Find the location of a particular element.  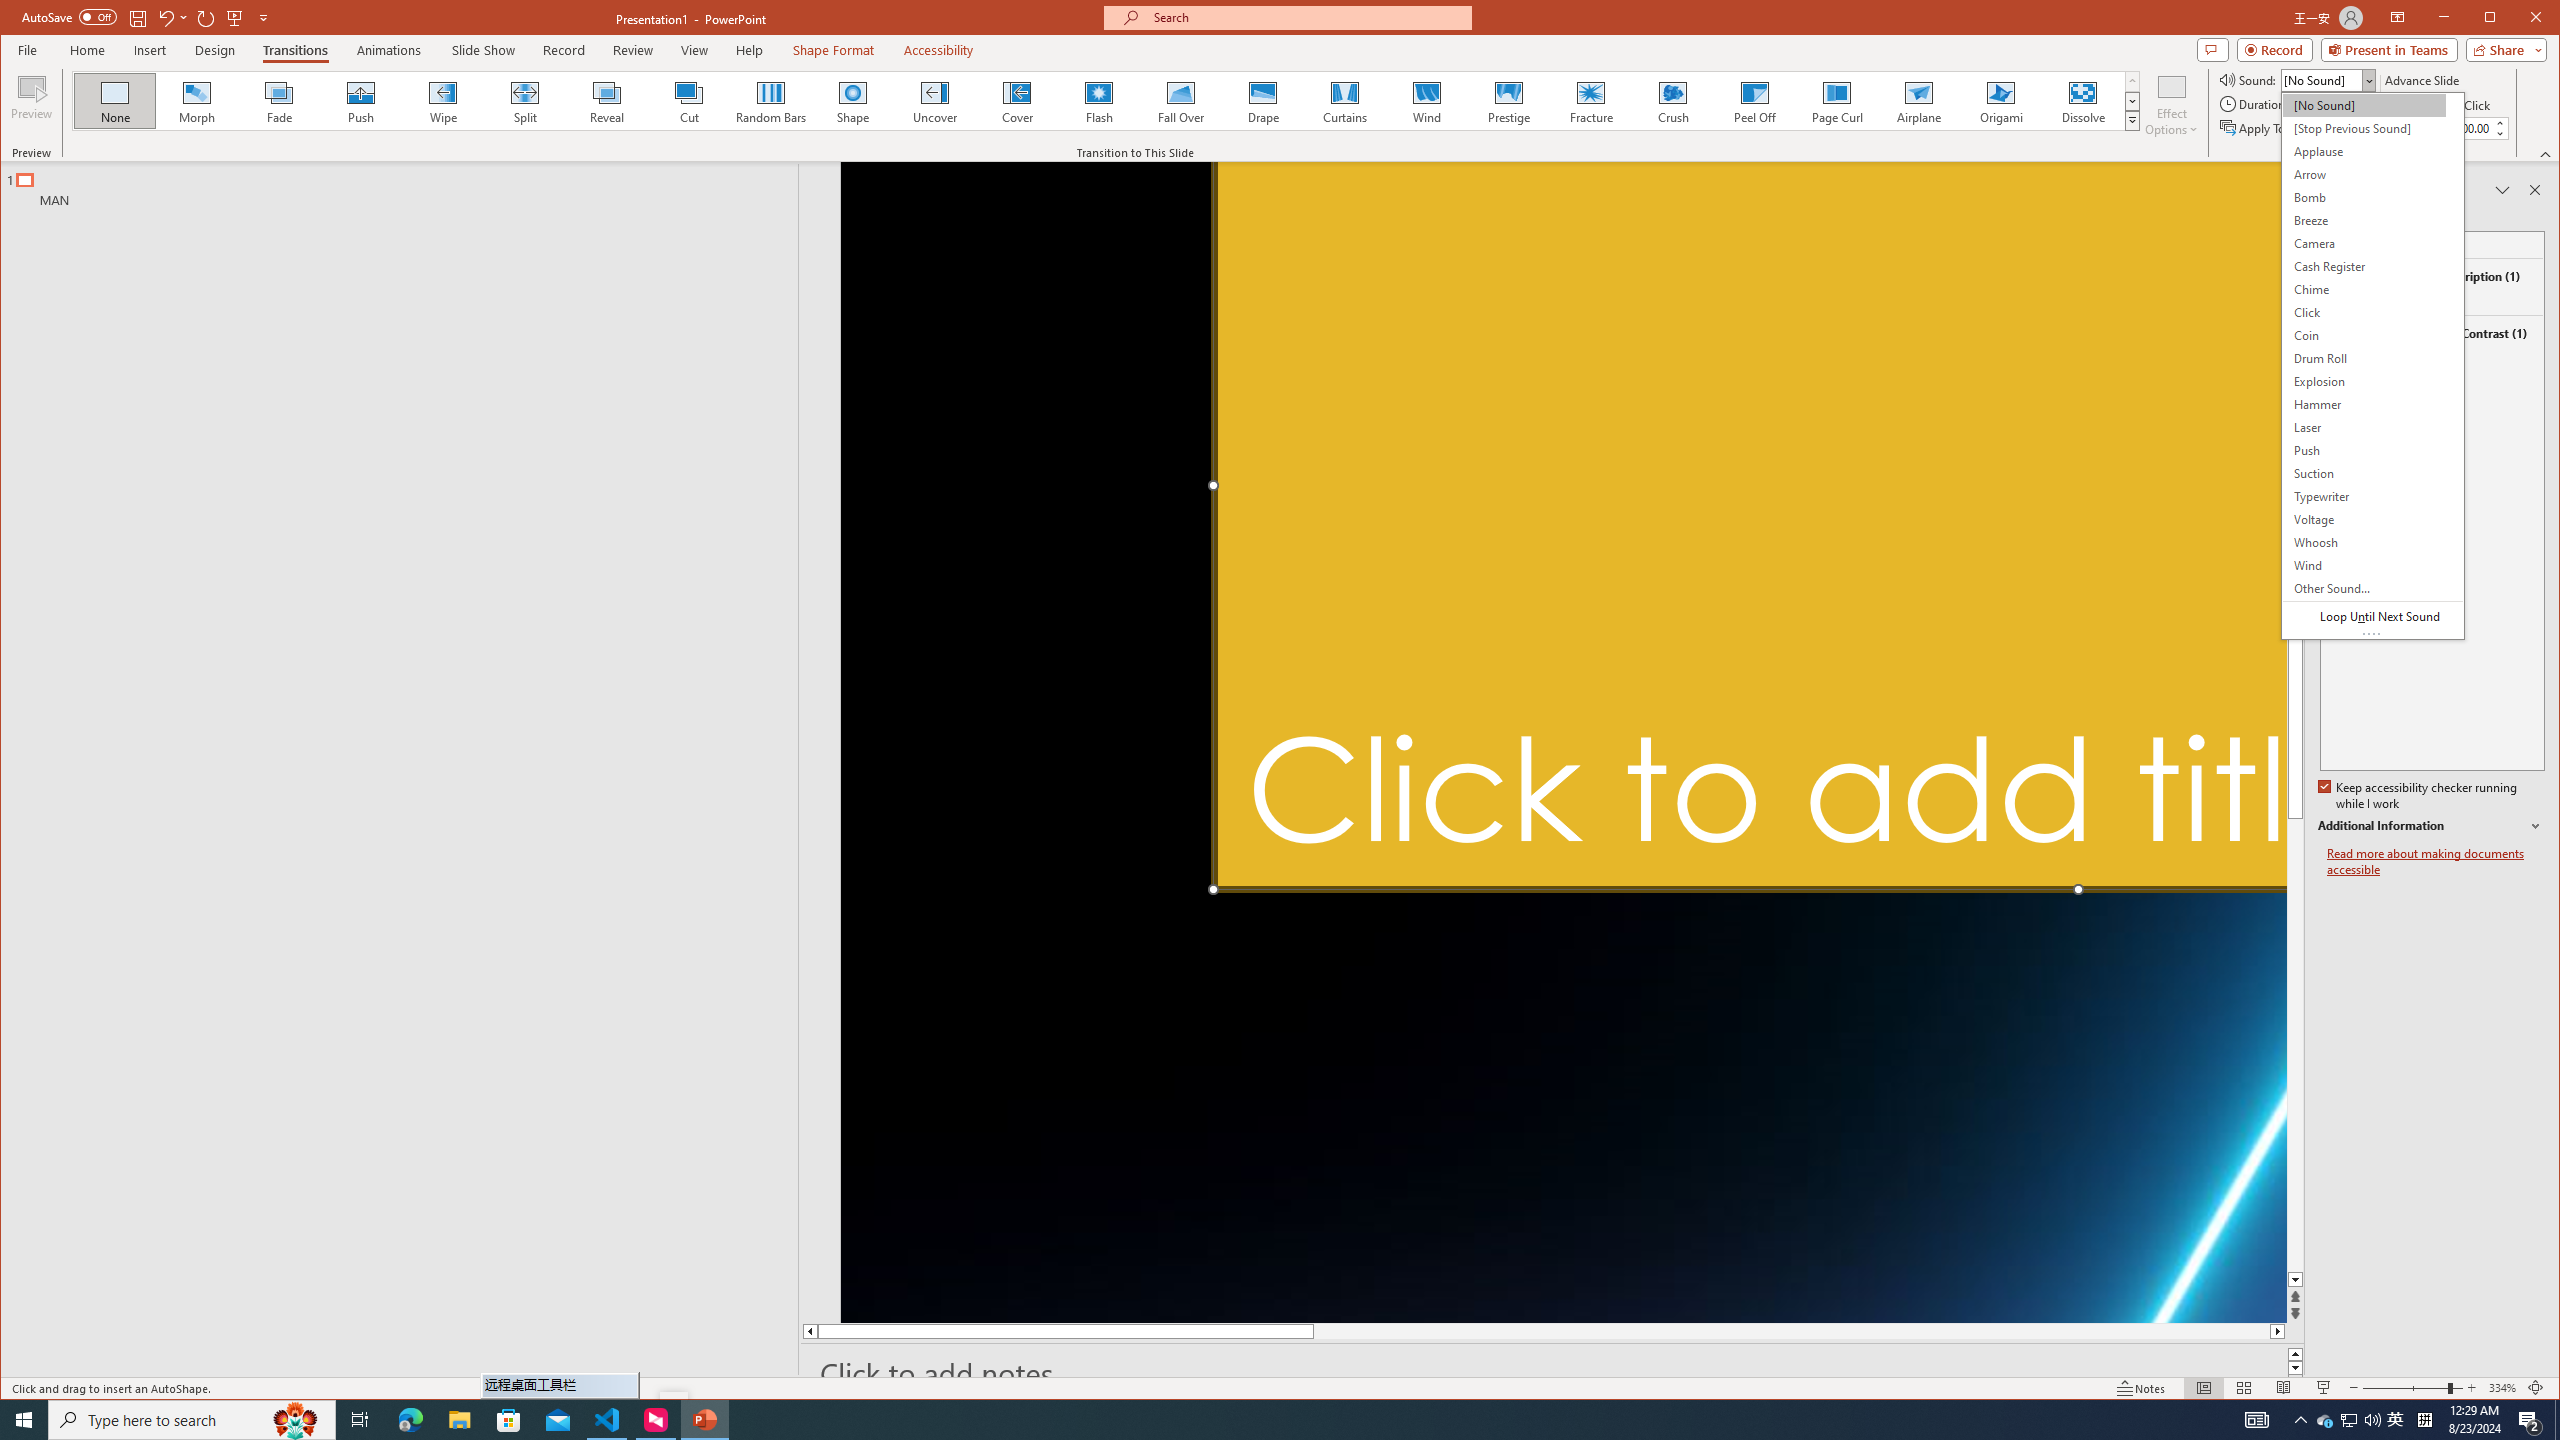

'Slide Show' is located at coordinates (482, 49).